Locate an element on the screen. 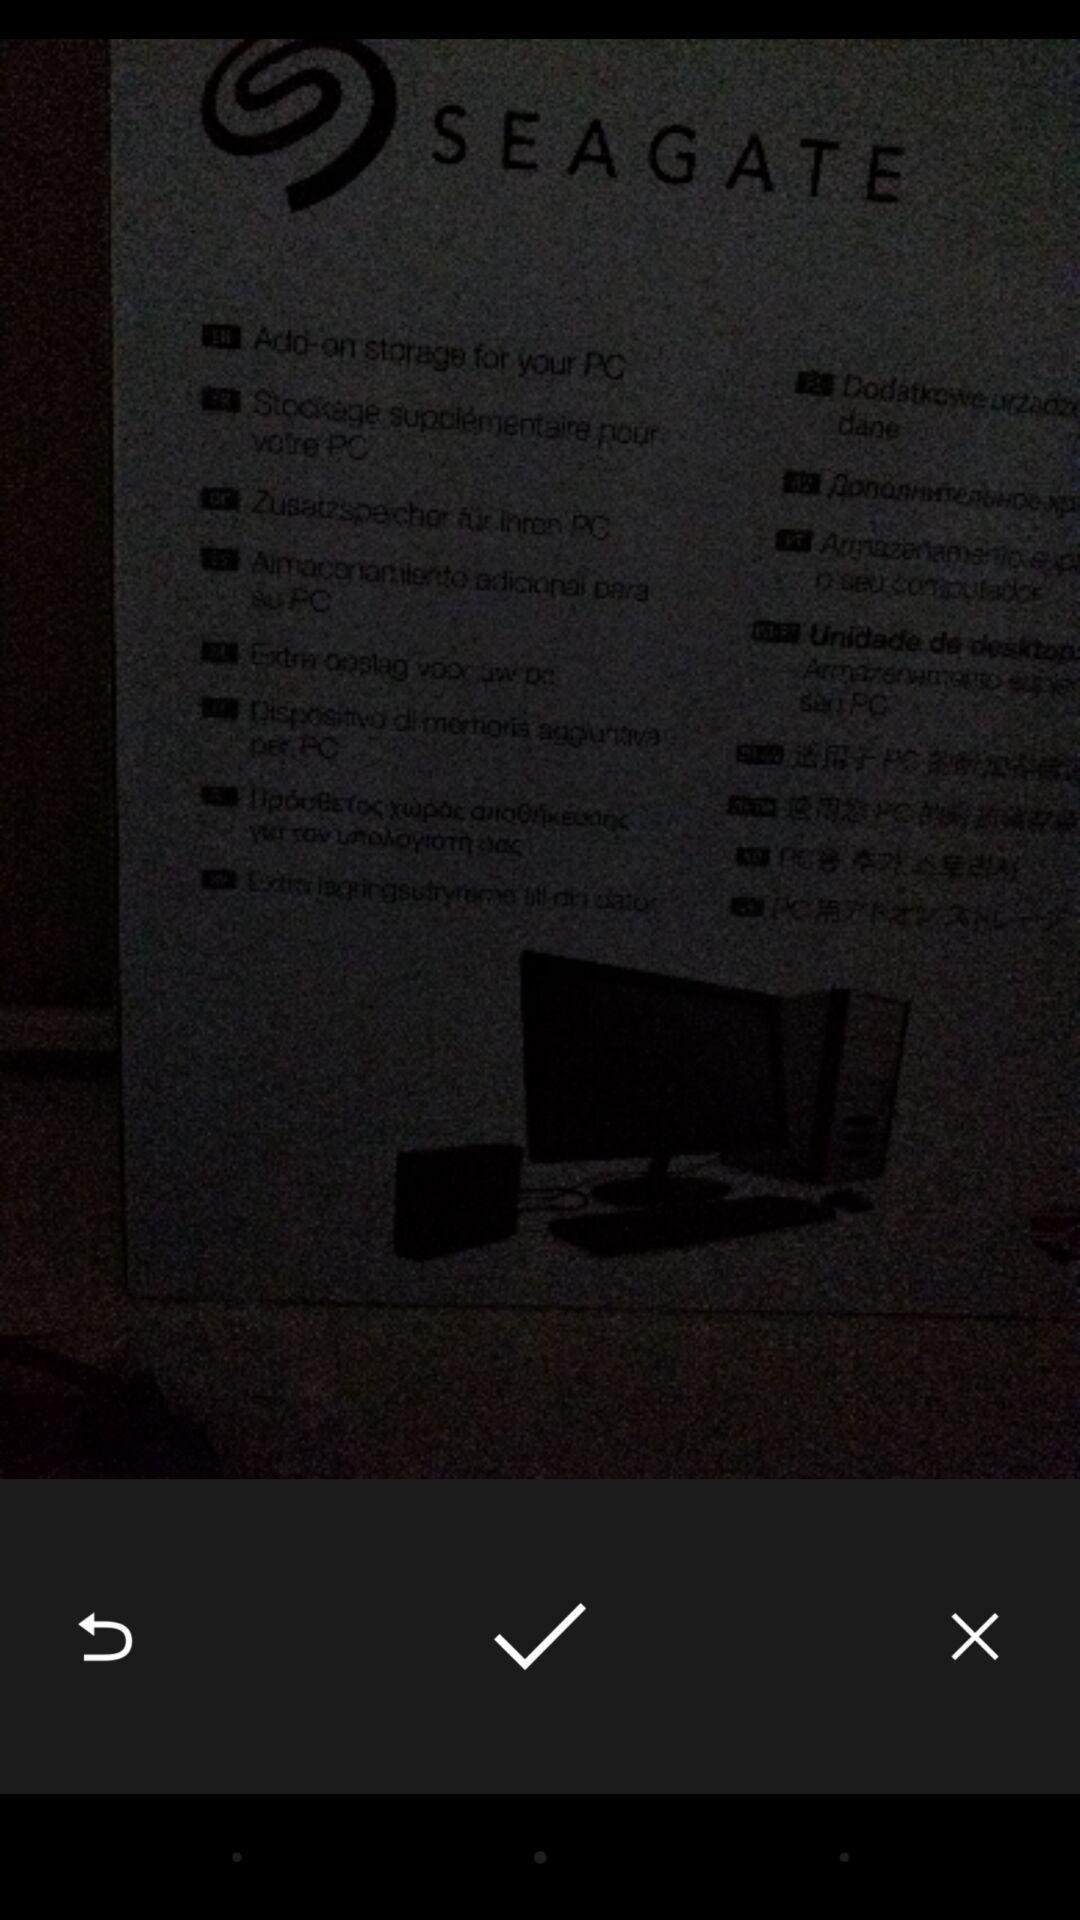 This screenshot has height=1920, width=1080. the item at the bottom right corner is located at coordinates (974, 1636).